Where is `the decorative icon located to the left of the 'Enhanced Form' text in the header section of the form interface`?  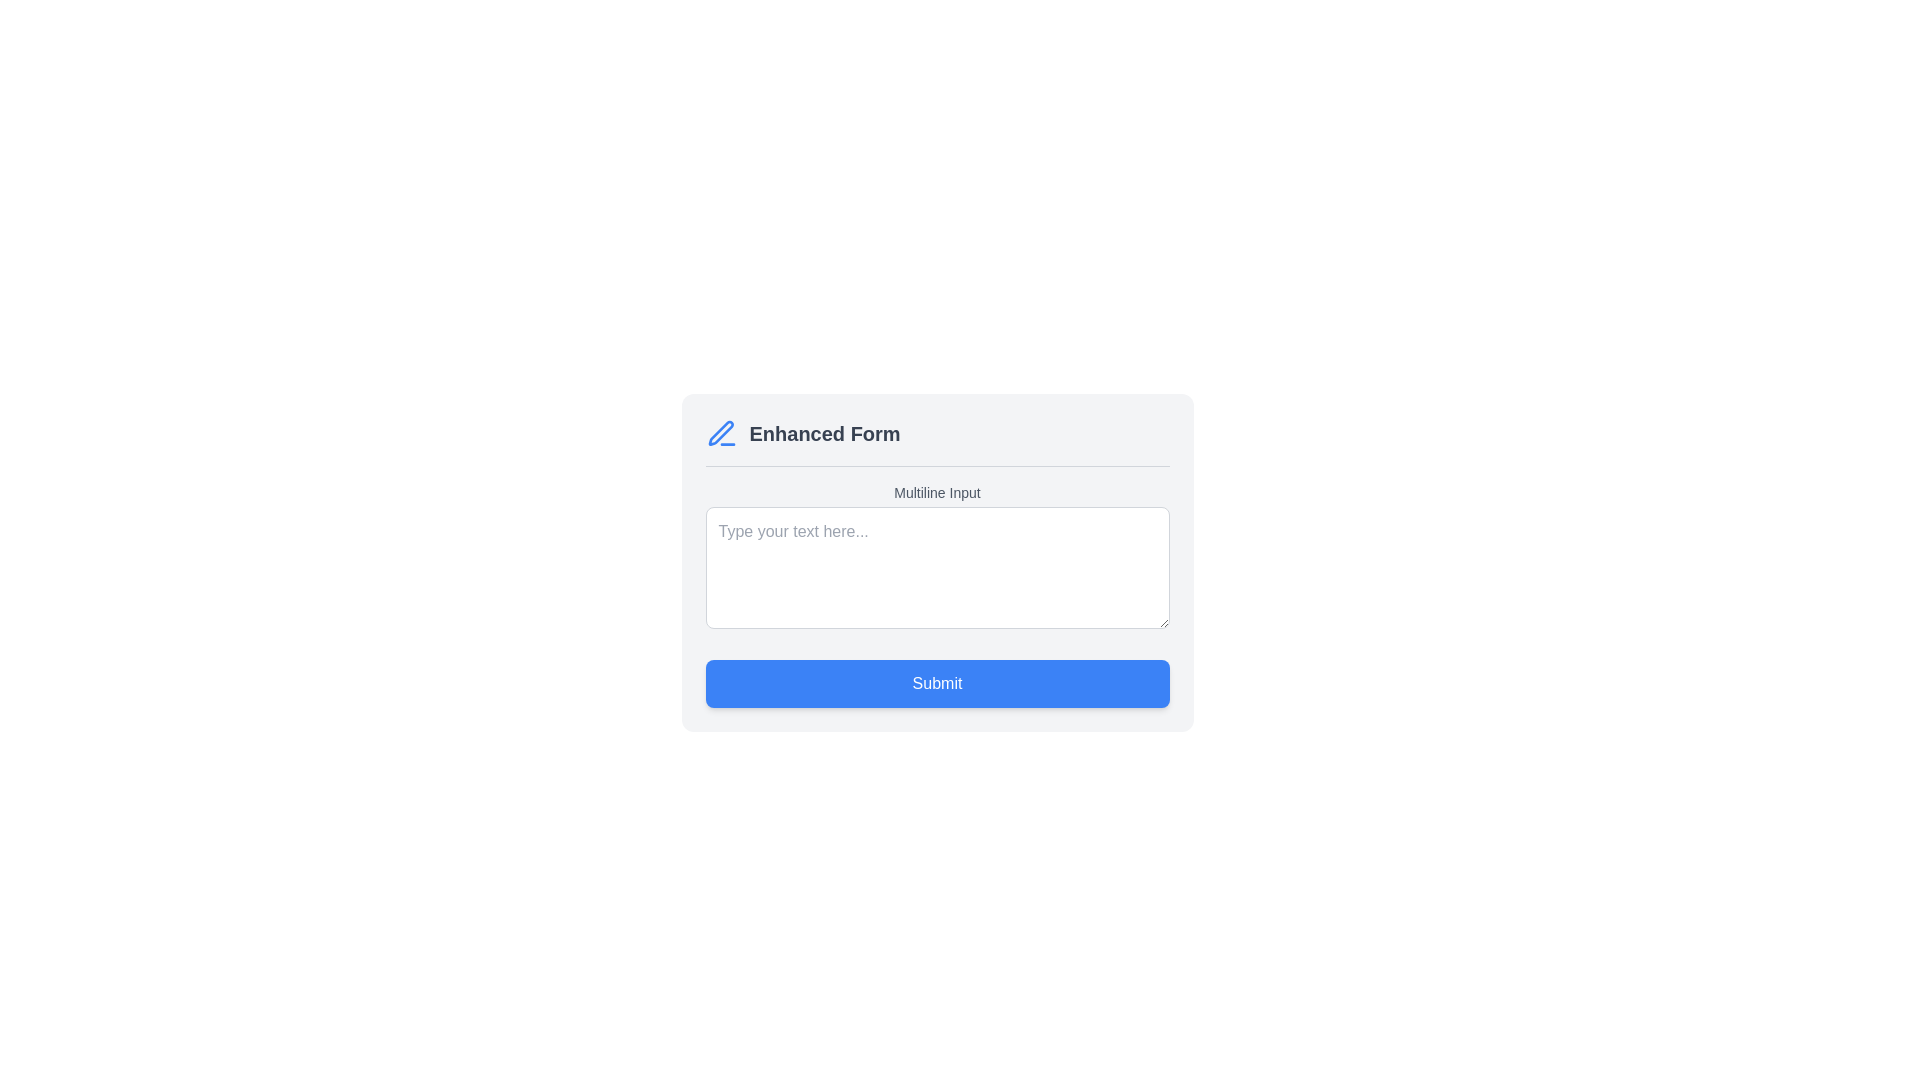 the decorative icon located to the left of the 'Enhanced Form' text in the header section of the form interface is located at coordinates (720, 432).